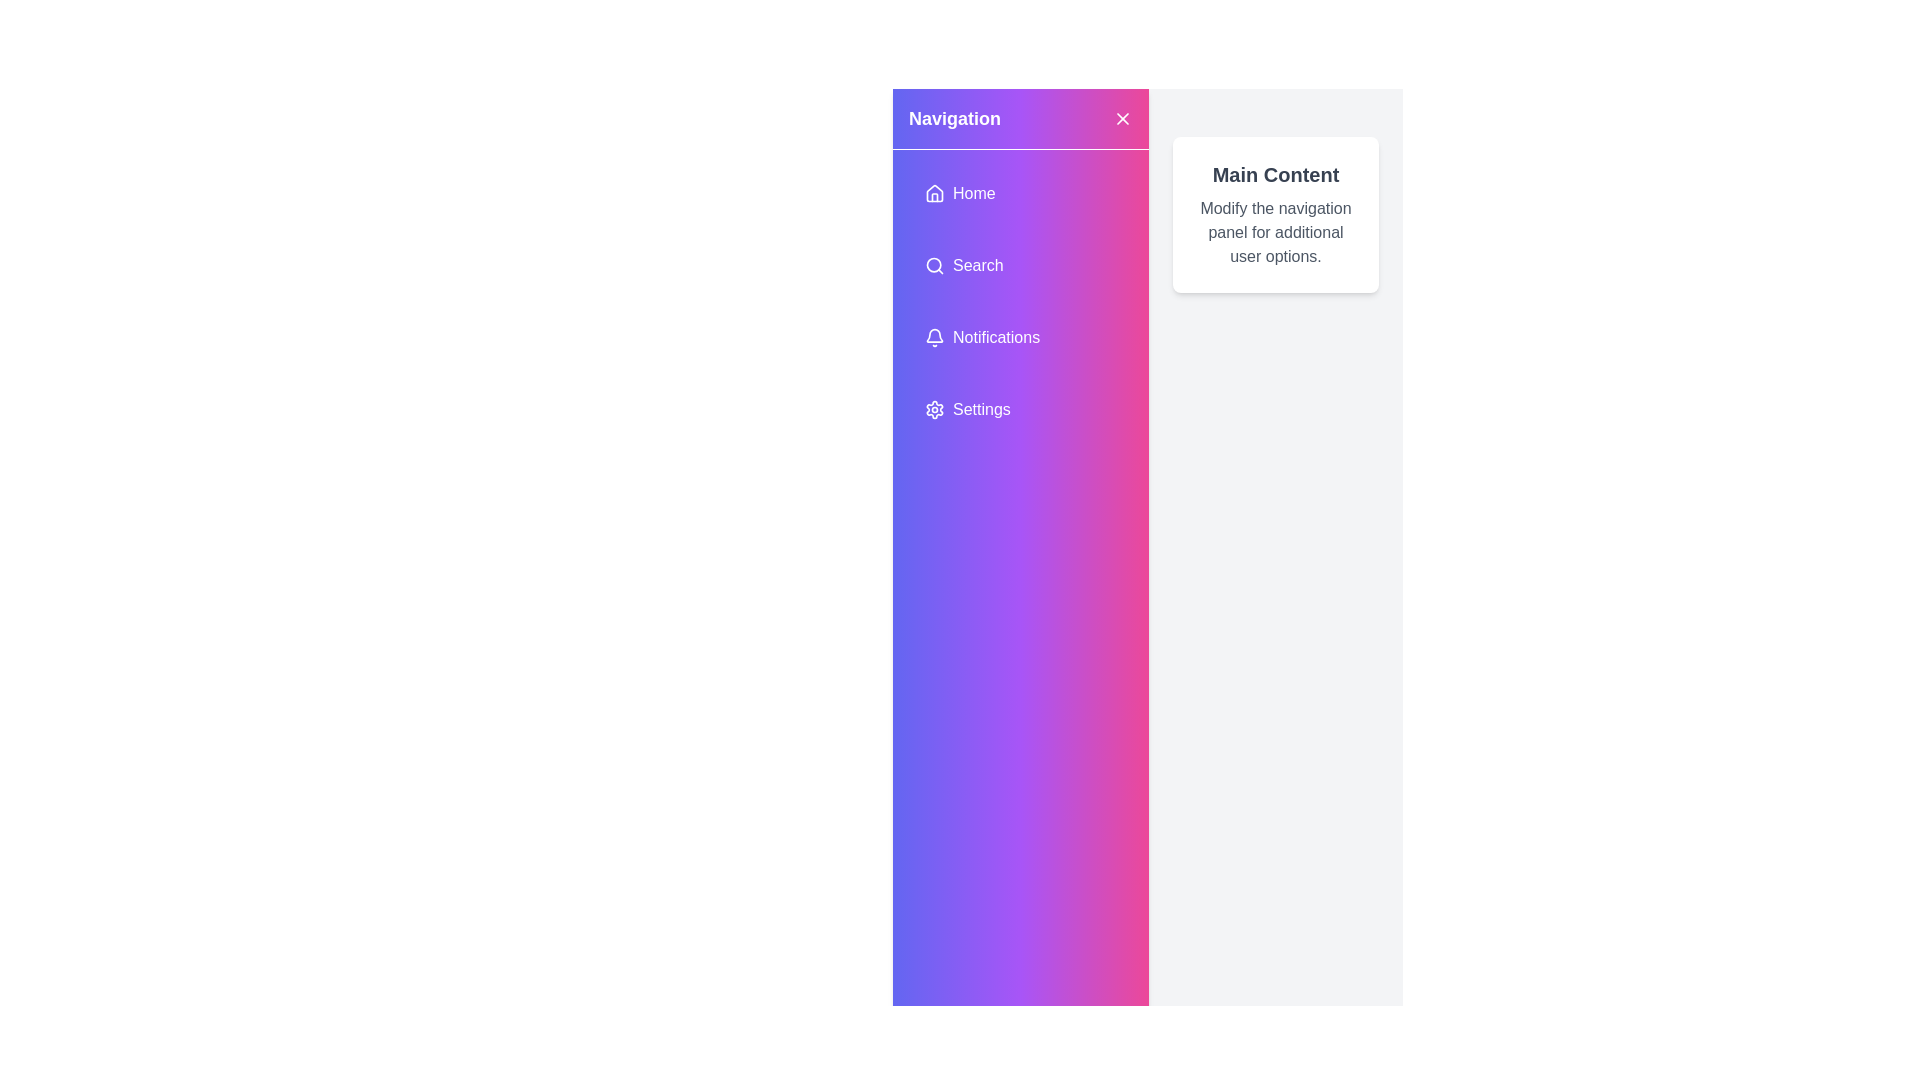  What do you see at coordinates (967, 408) in the screenshot?
I see `the 'Settings' button, which is a horizontally aligned menu item featuring a cogwheel icon and styled with a vibrant gradient background` at bounding box center [967, 408].